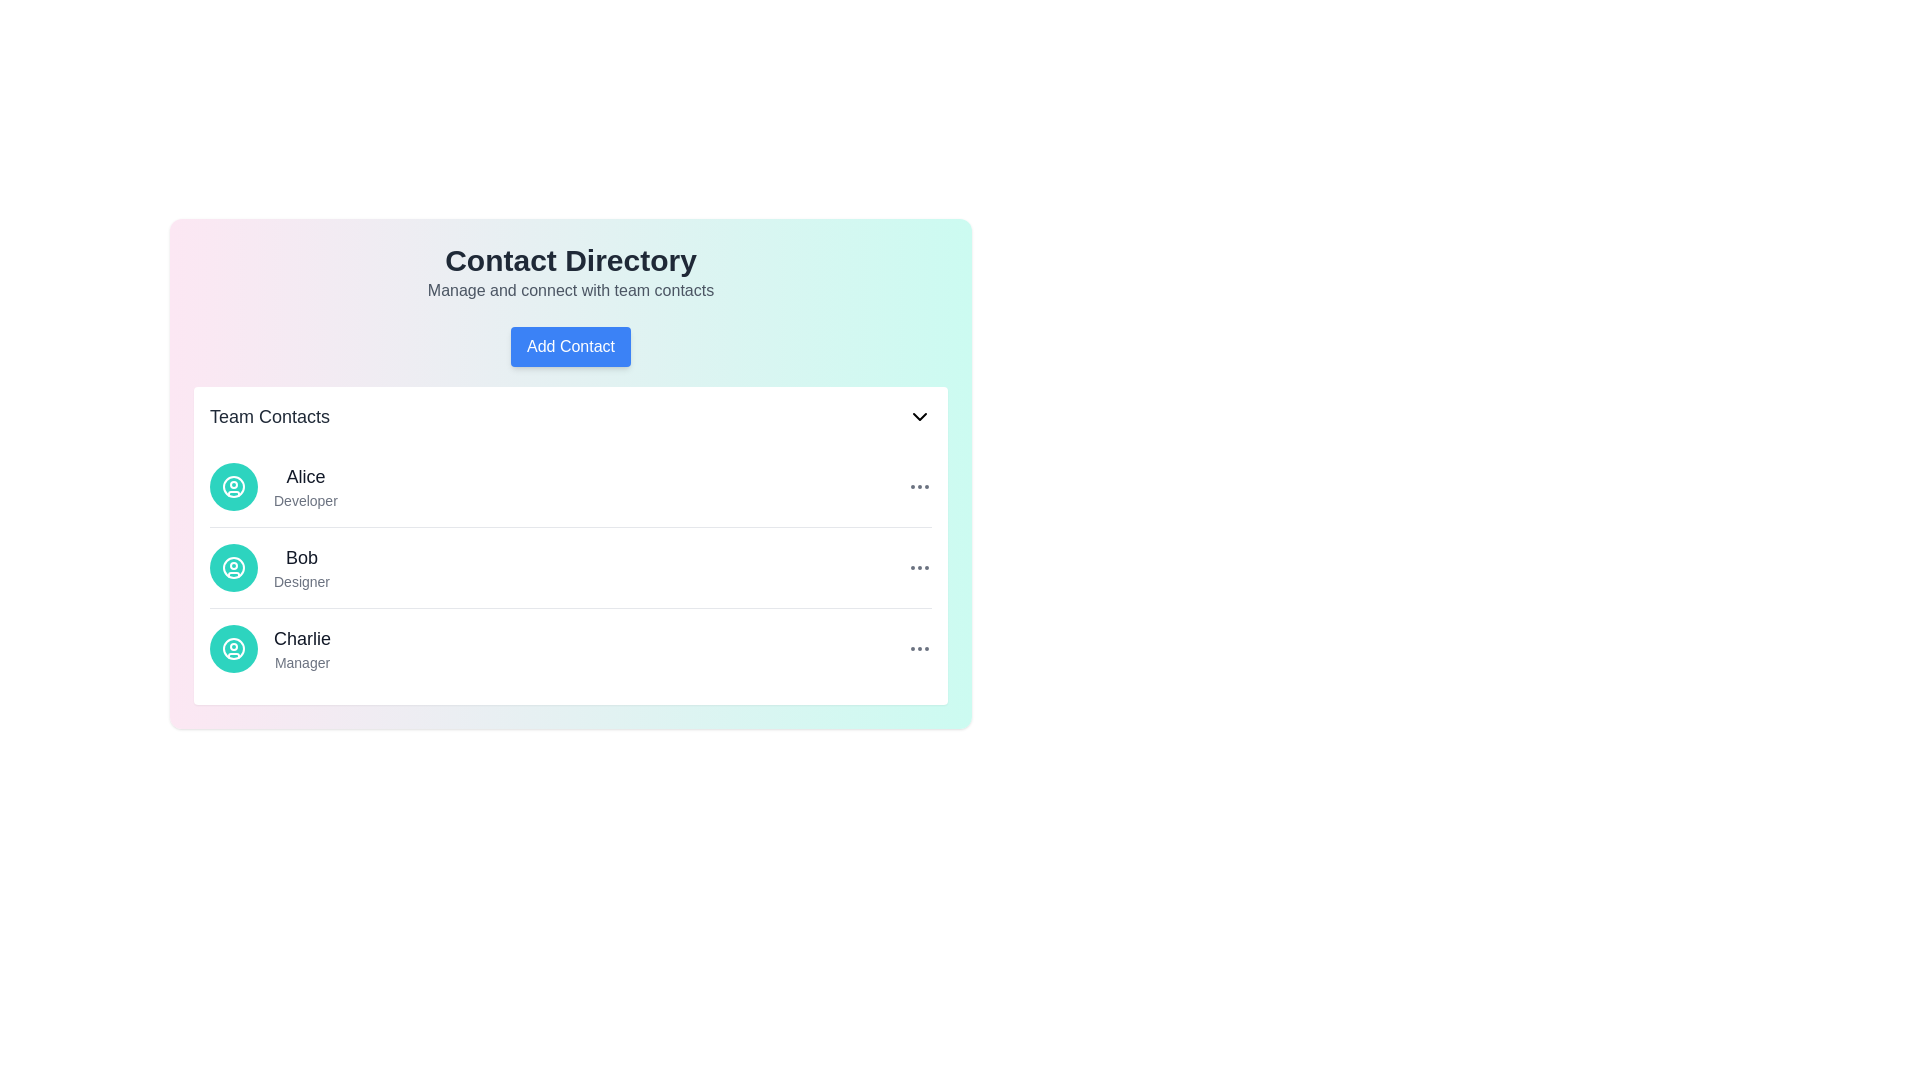  I want to click on the text label displaying the name of the third contact in the 'Team Contacts' section, which is positioned beneath 'Alice' and 'Bob', so click(301, 639).